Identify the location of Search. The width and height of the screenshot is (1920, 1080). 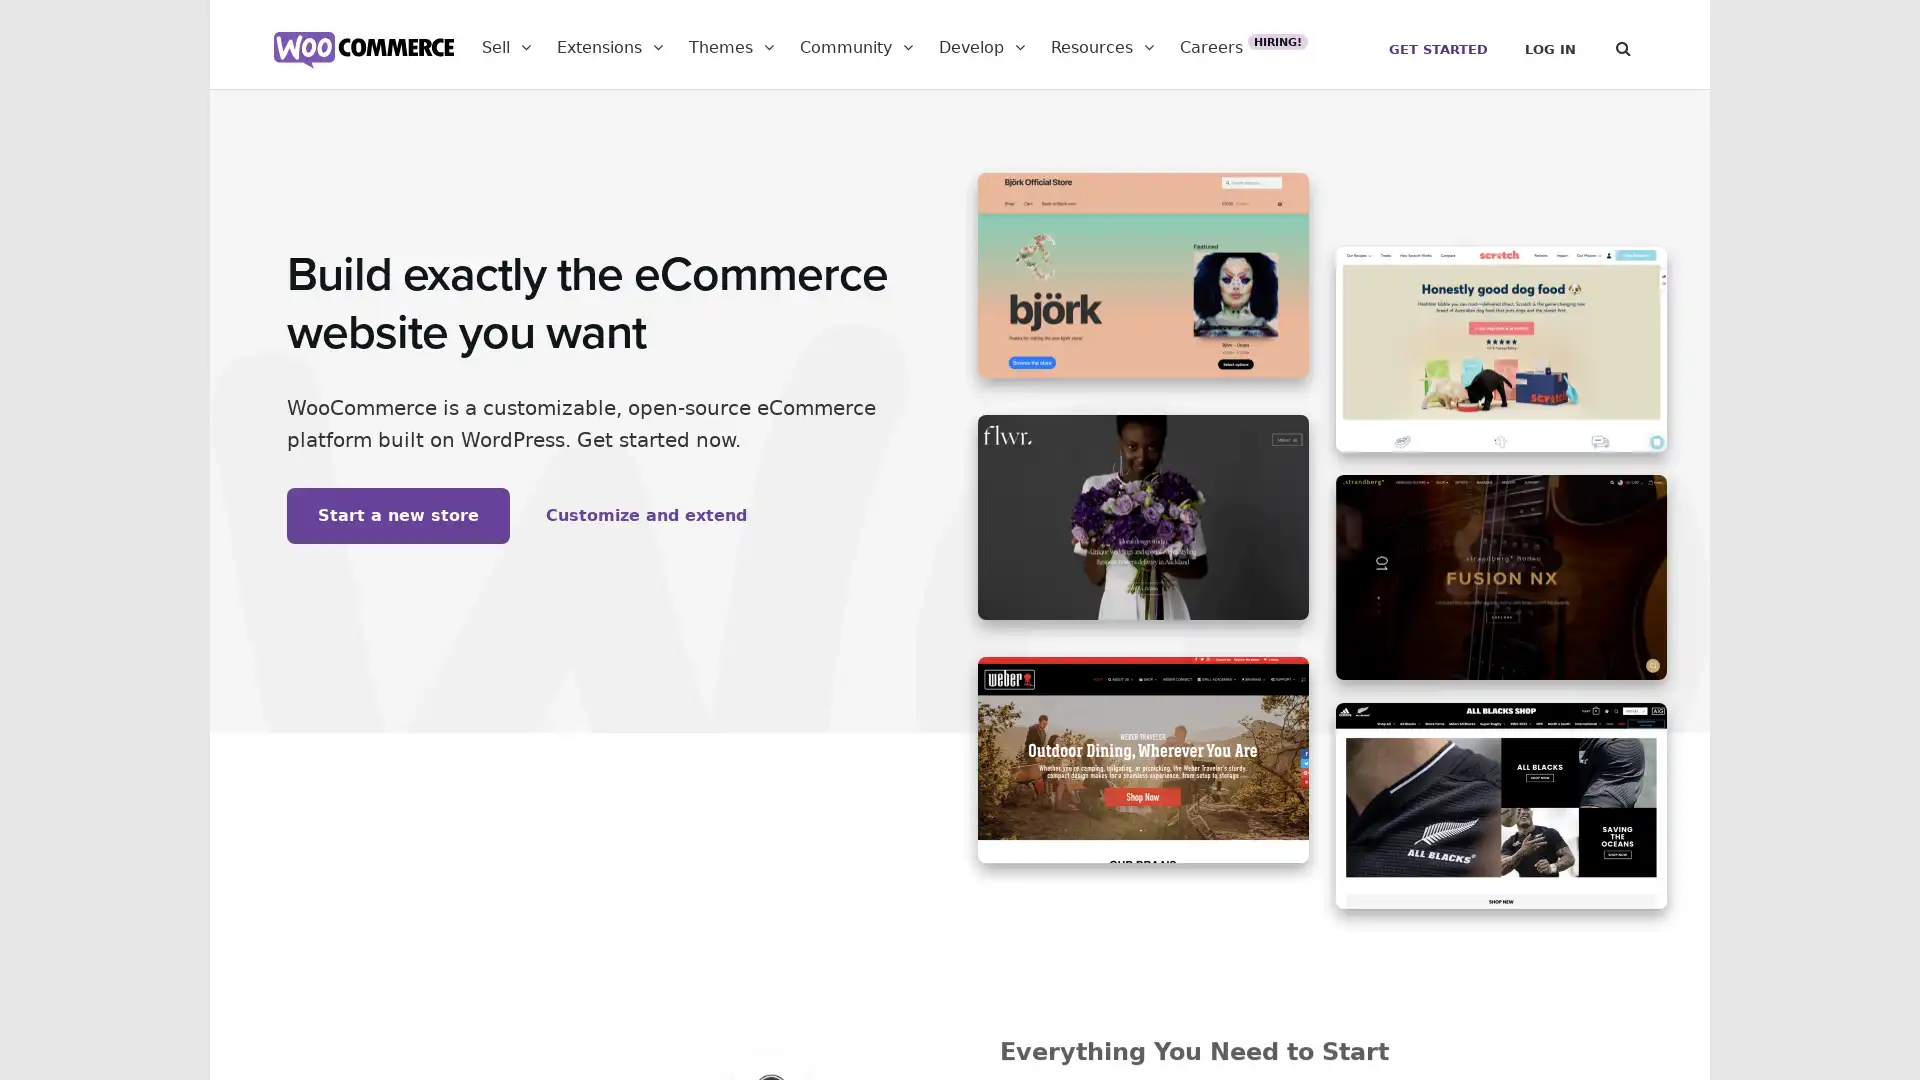
(1623, 48).